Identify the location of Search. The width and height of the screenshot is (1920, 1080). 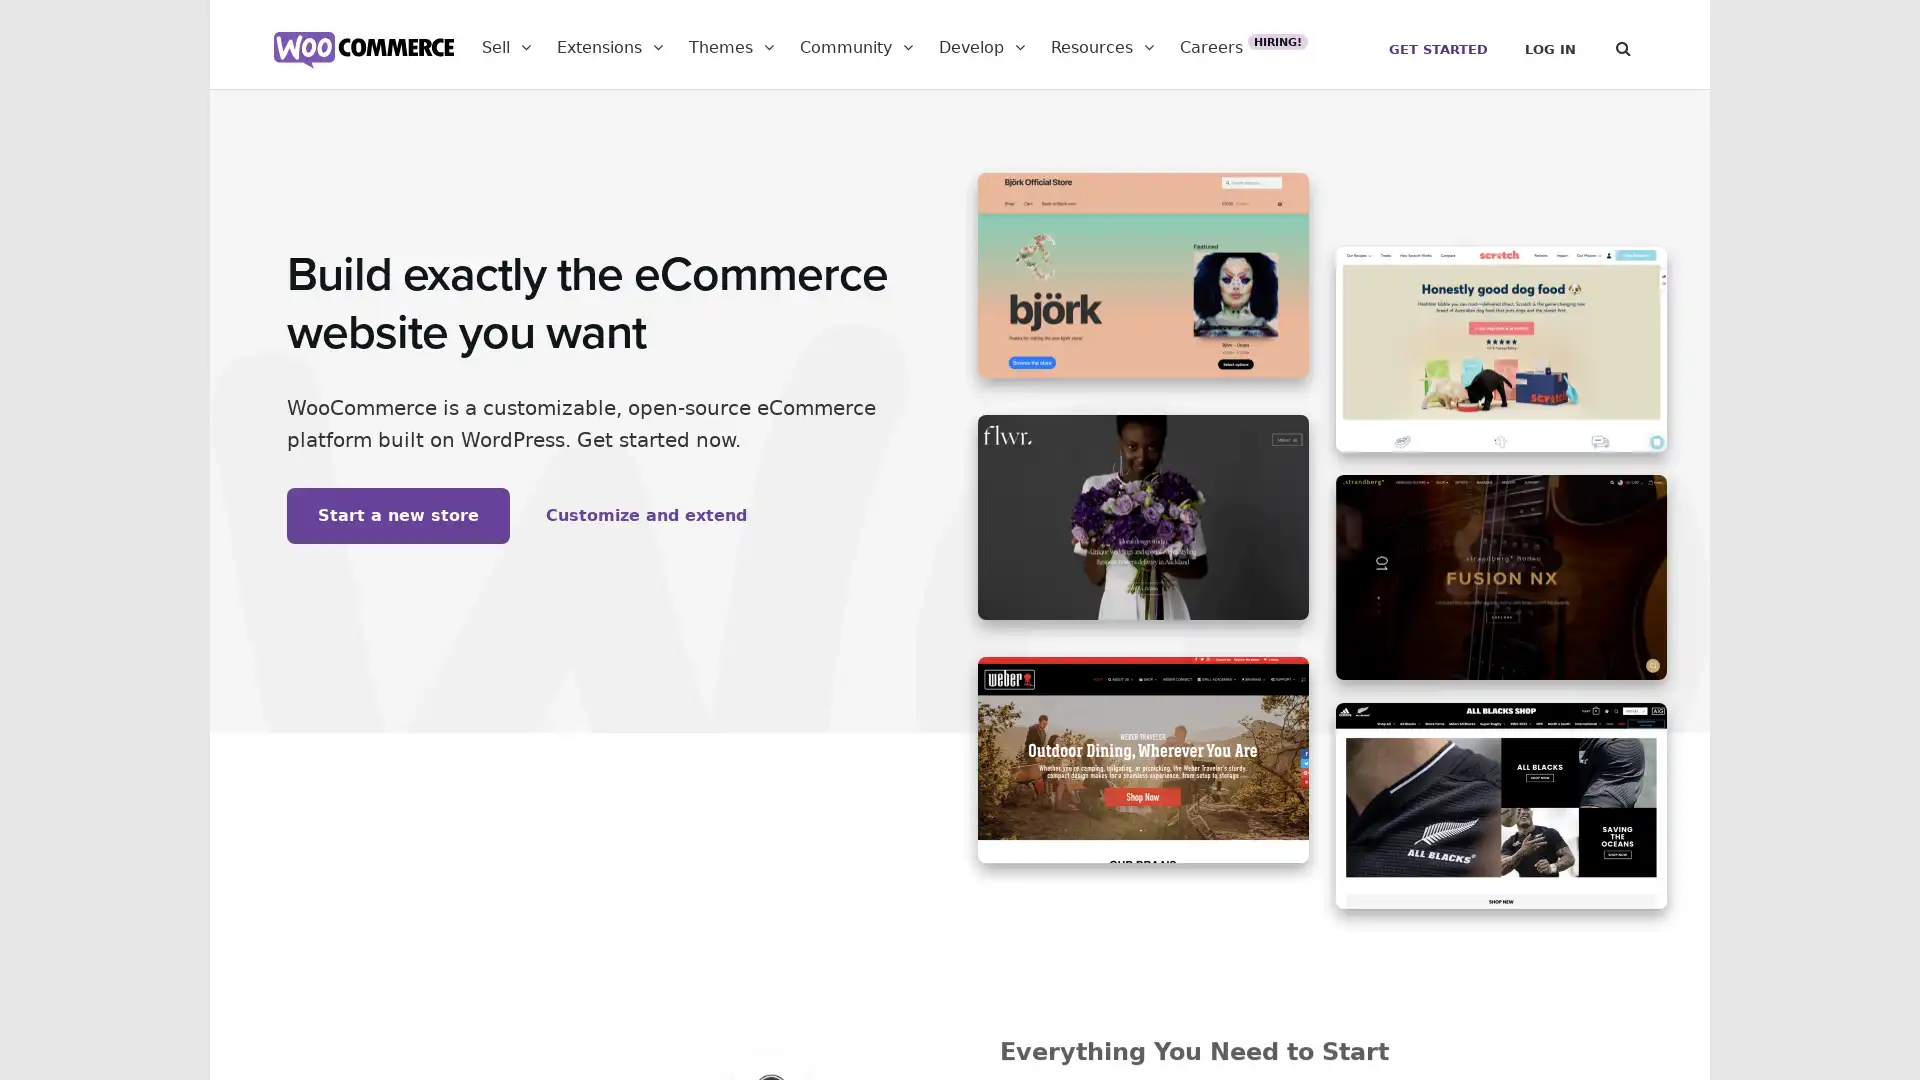
(1623, 48).